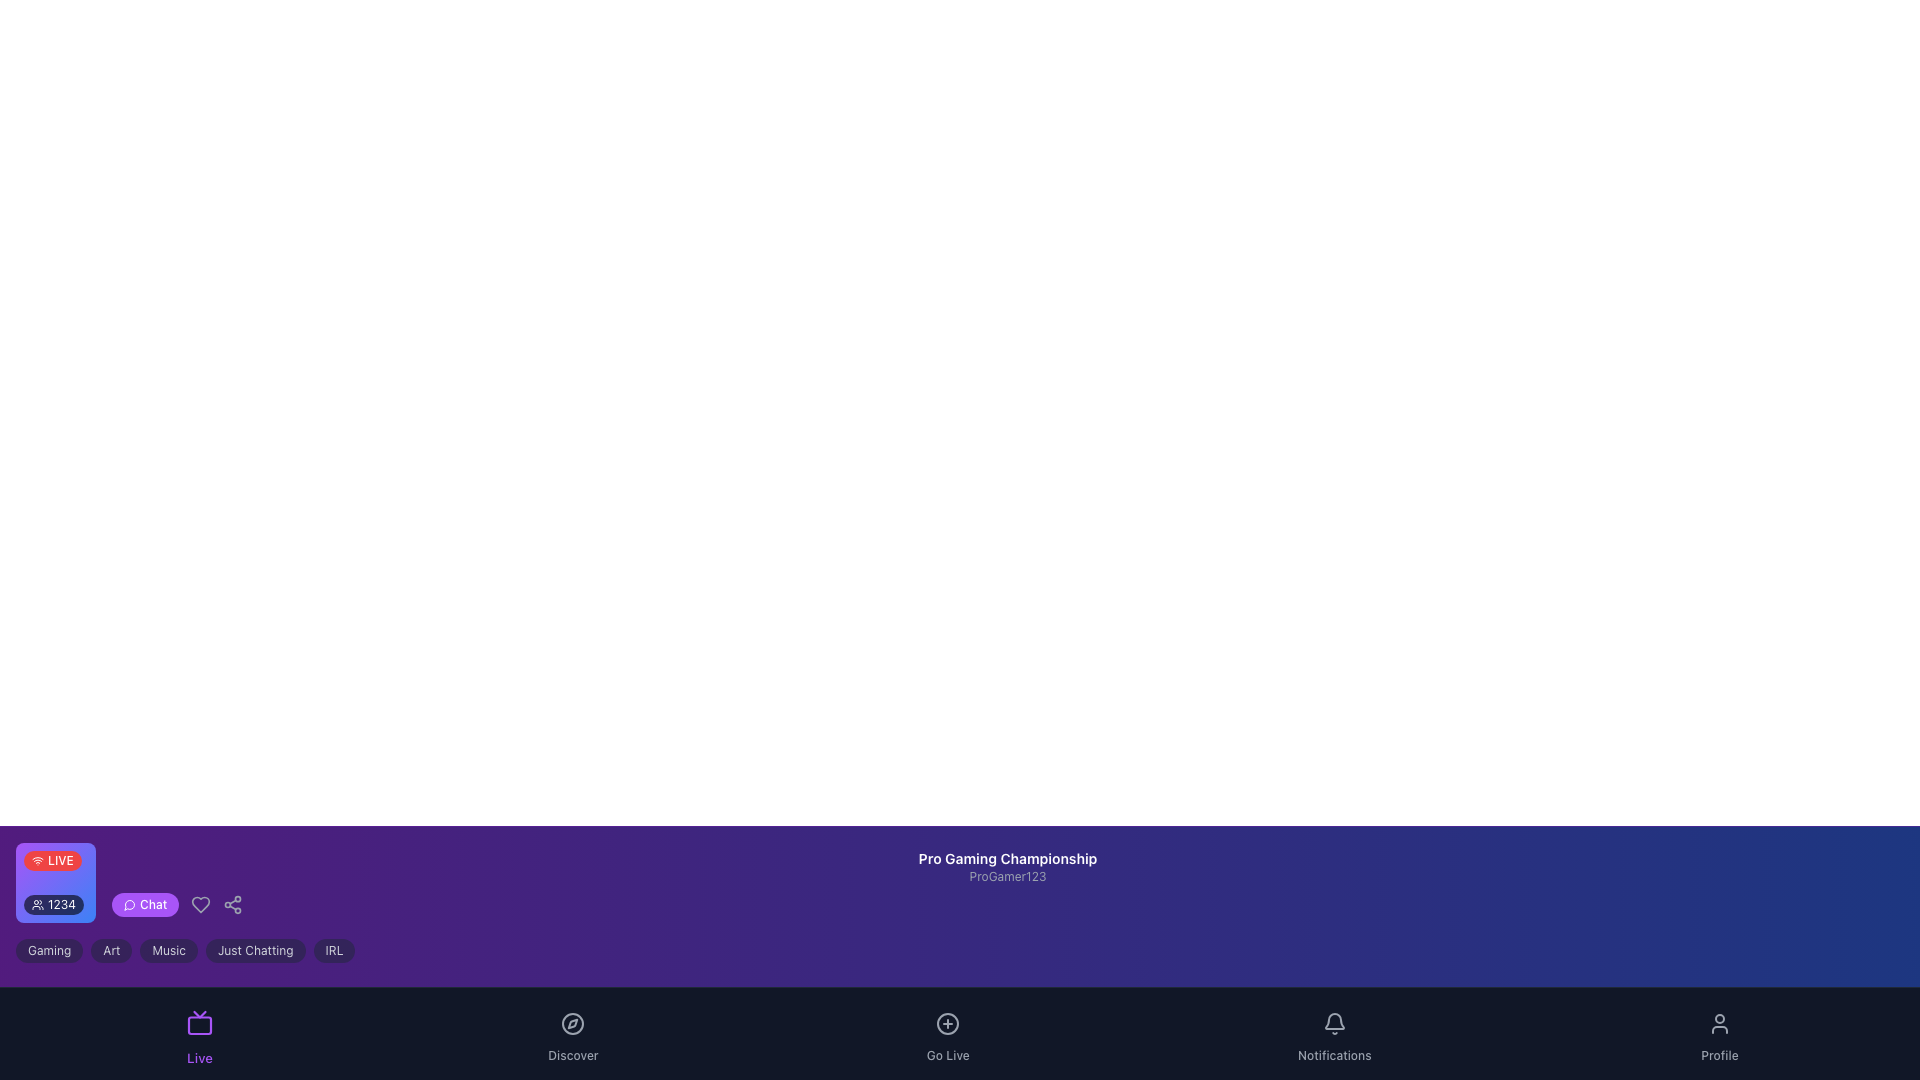  Describe the element at coordinates (200, 1025) in the screenshot. I see `the decorative rectangular component within the 'Live' navigation icon located in the bottom navigation bar` at that location.